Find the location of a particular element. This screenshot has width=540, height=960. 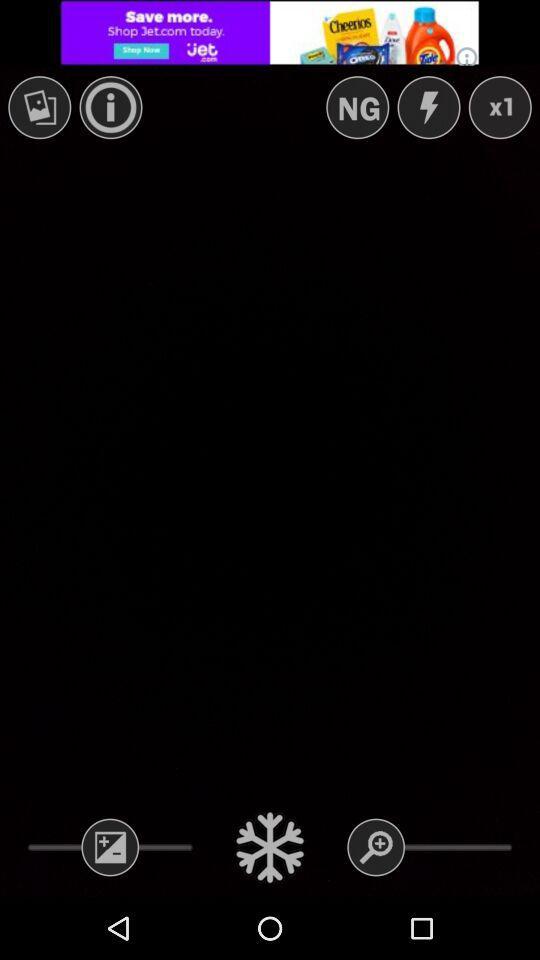

open advertisement is located at coordinates (270, 31).